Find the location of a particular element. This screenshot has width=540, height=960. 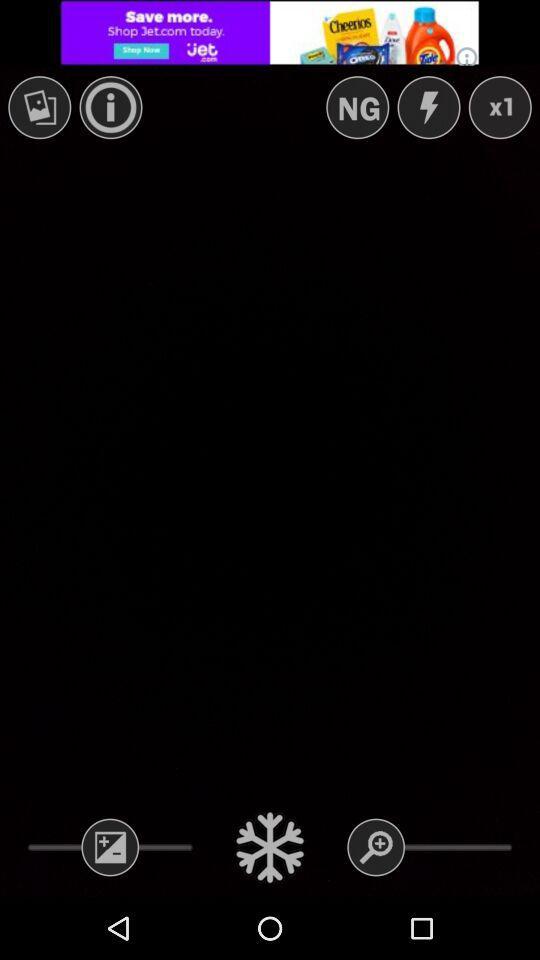

open advertisement is located at coordinates (270, 31).